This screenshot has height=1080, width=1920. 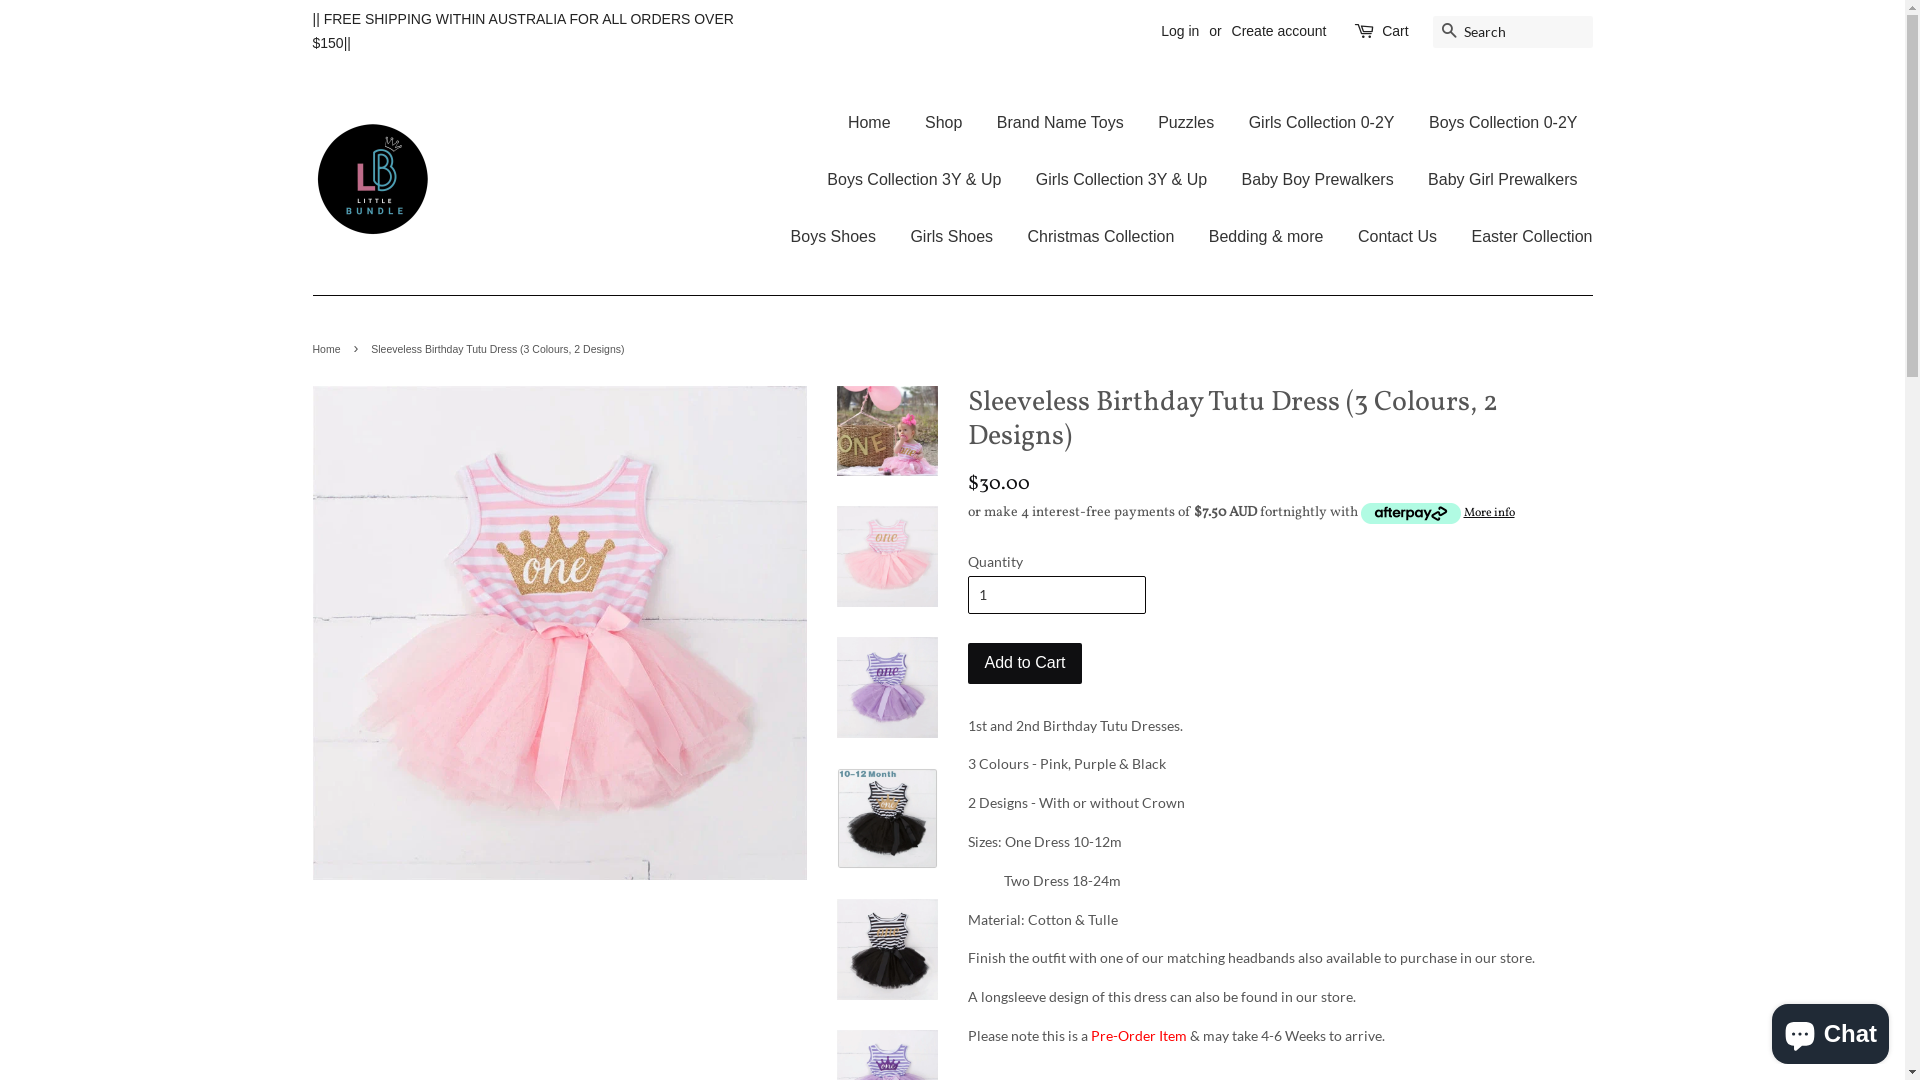 What do you see at coordinates (942, 122) in the screenshot?
I see `'Shop'` at bounding box center [942, 122].